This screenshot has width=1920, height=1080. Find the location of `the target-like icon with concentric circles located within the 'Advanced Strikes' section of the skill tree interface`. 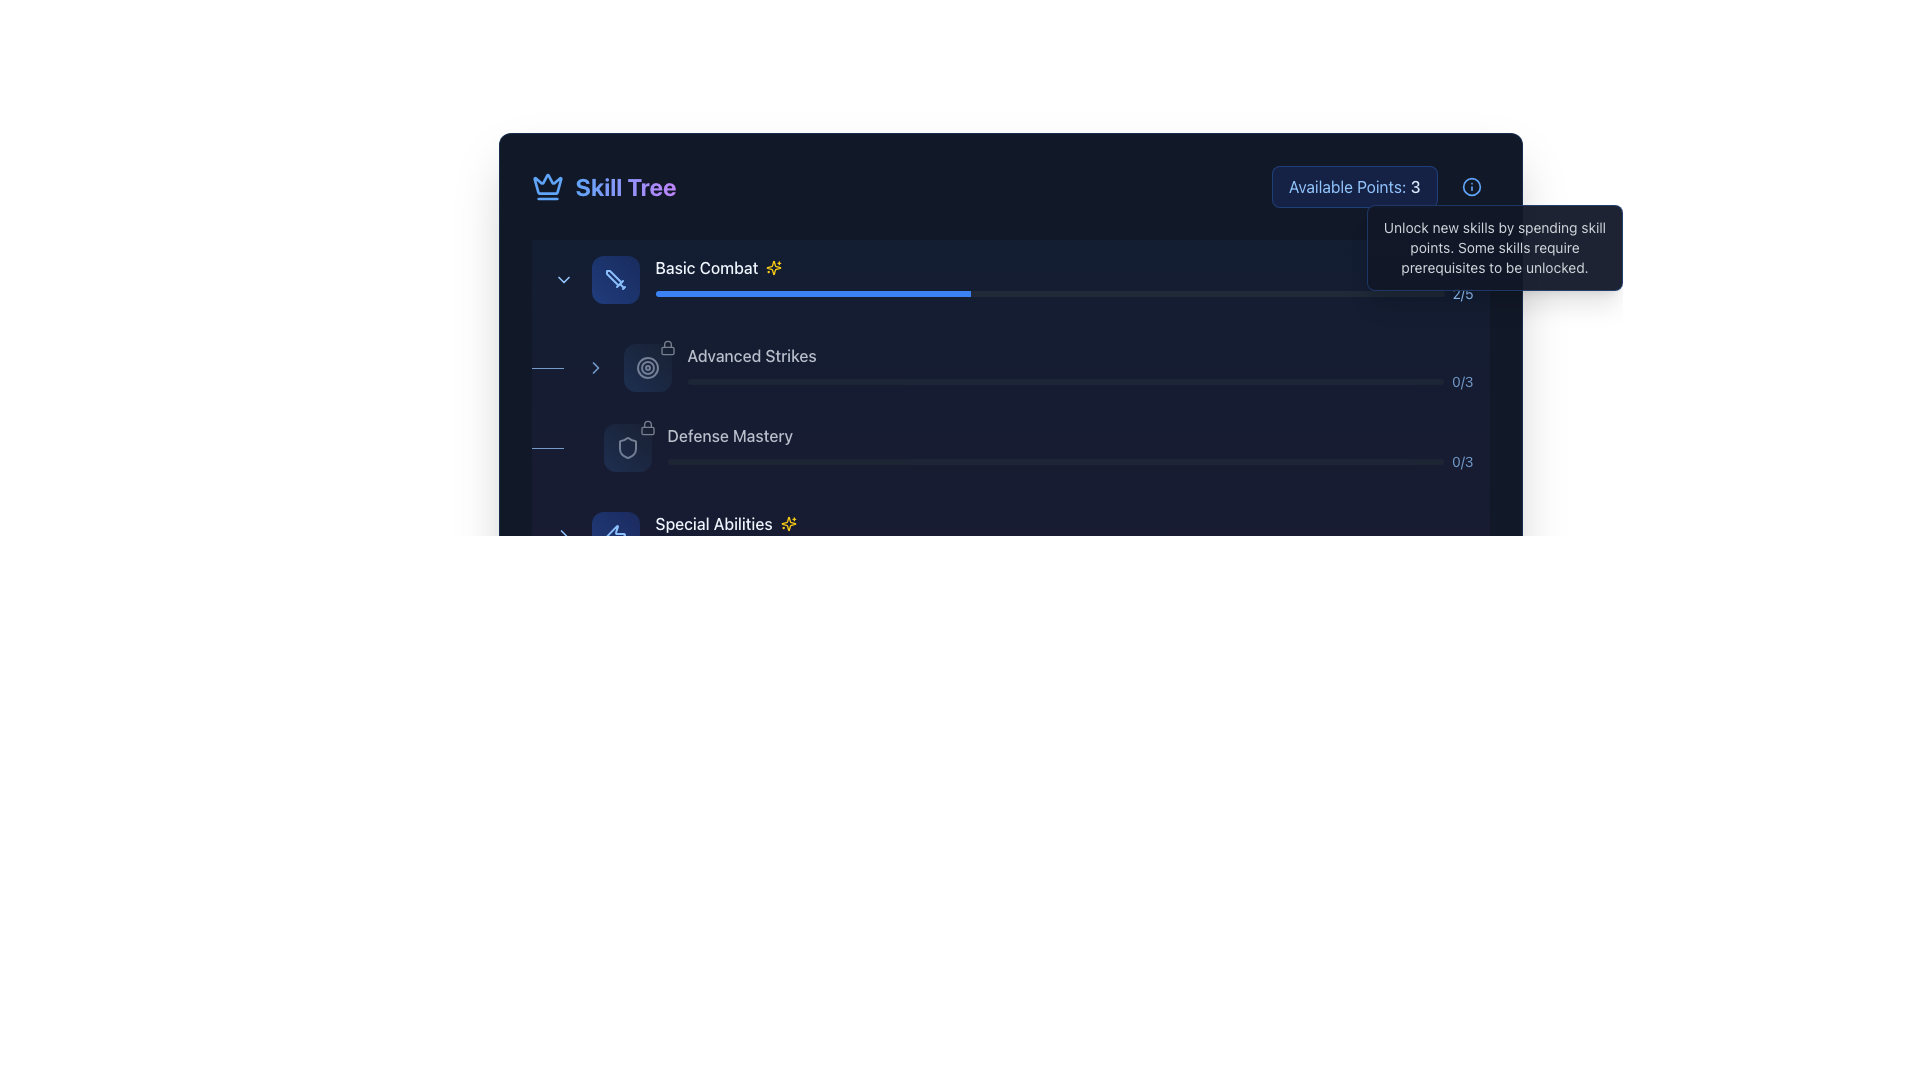

the target-like icon with concentric circles located within the 'Advanced Strikes' section of the skill tree interface is located at coordinates (647, 367).